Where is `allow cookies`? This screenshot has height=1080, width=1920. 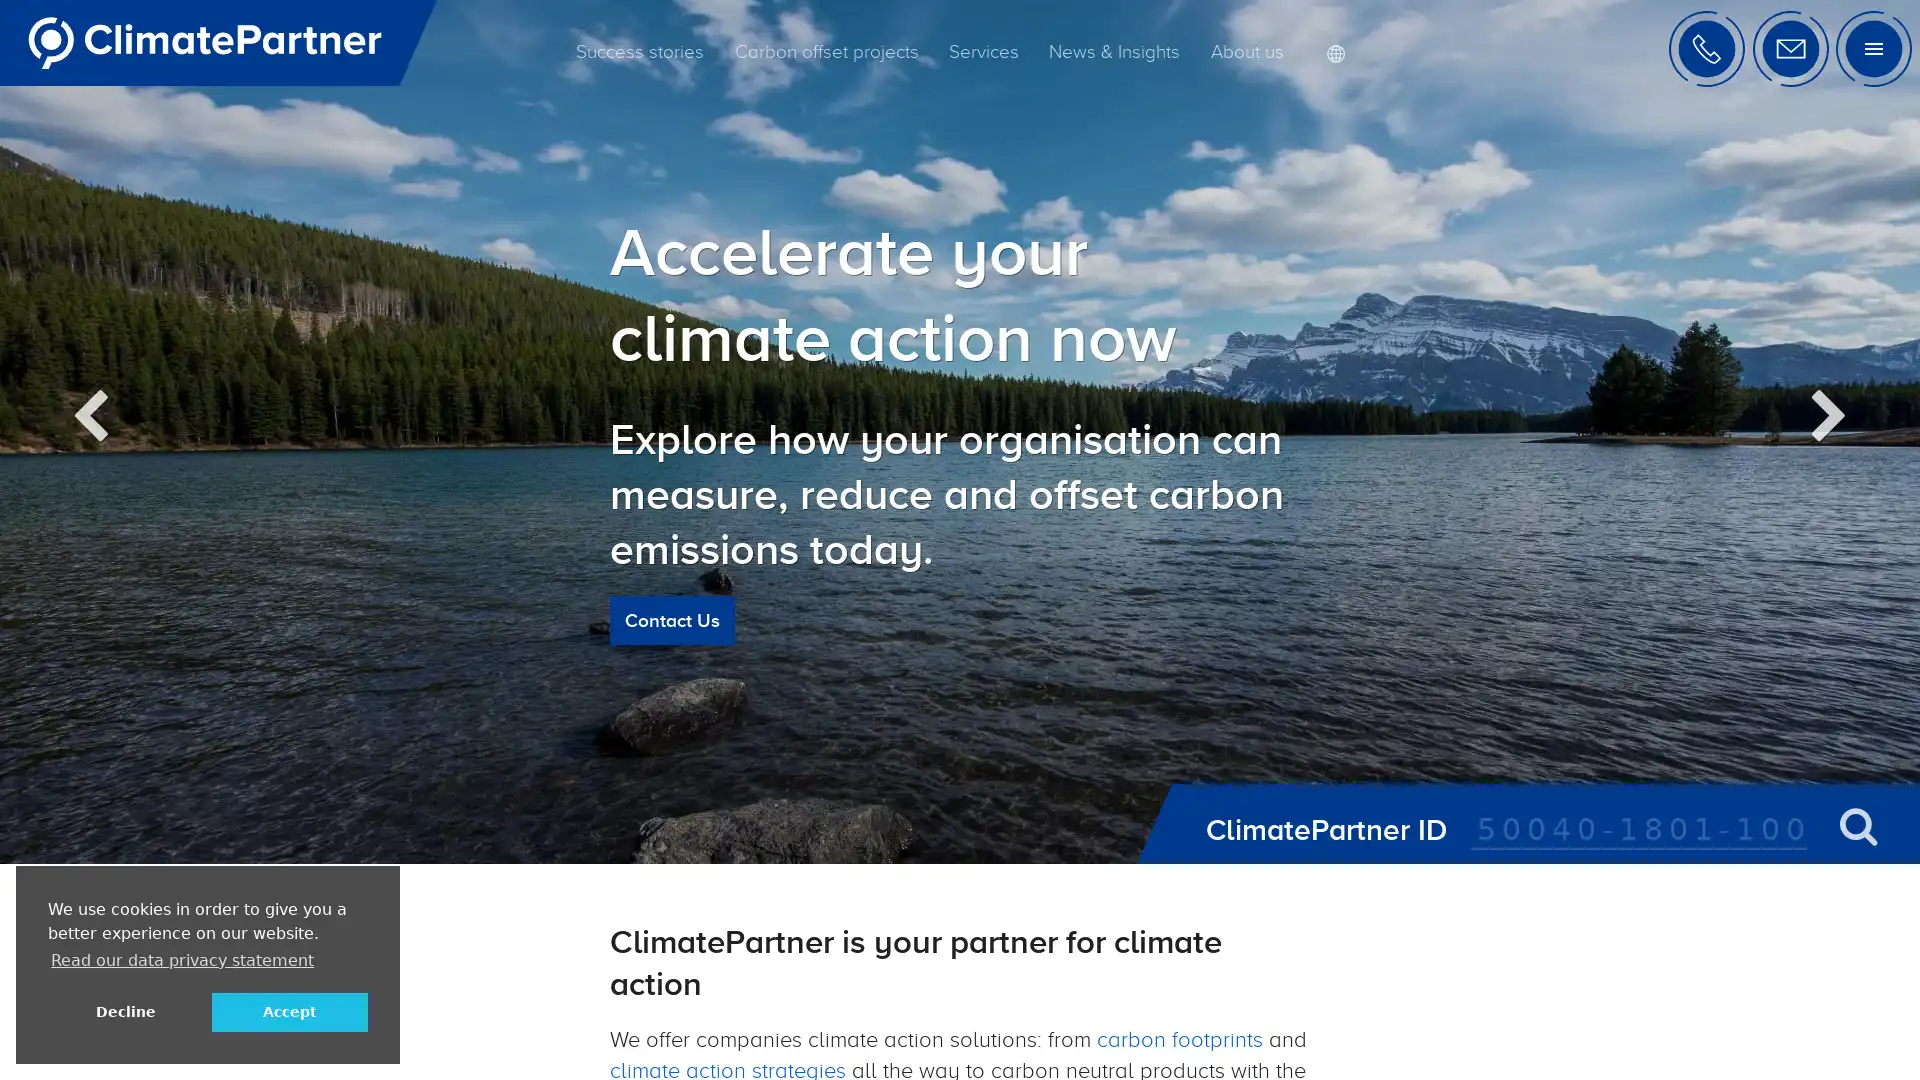 allow cookies is located at coordinates (288, 1011).